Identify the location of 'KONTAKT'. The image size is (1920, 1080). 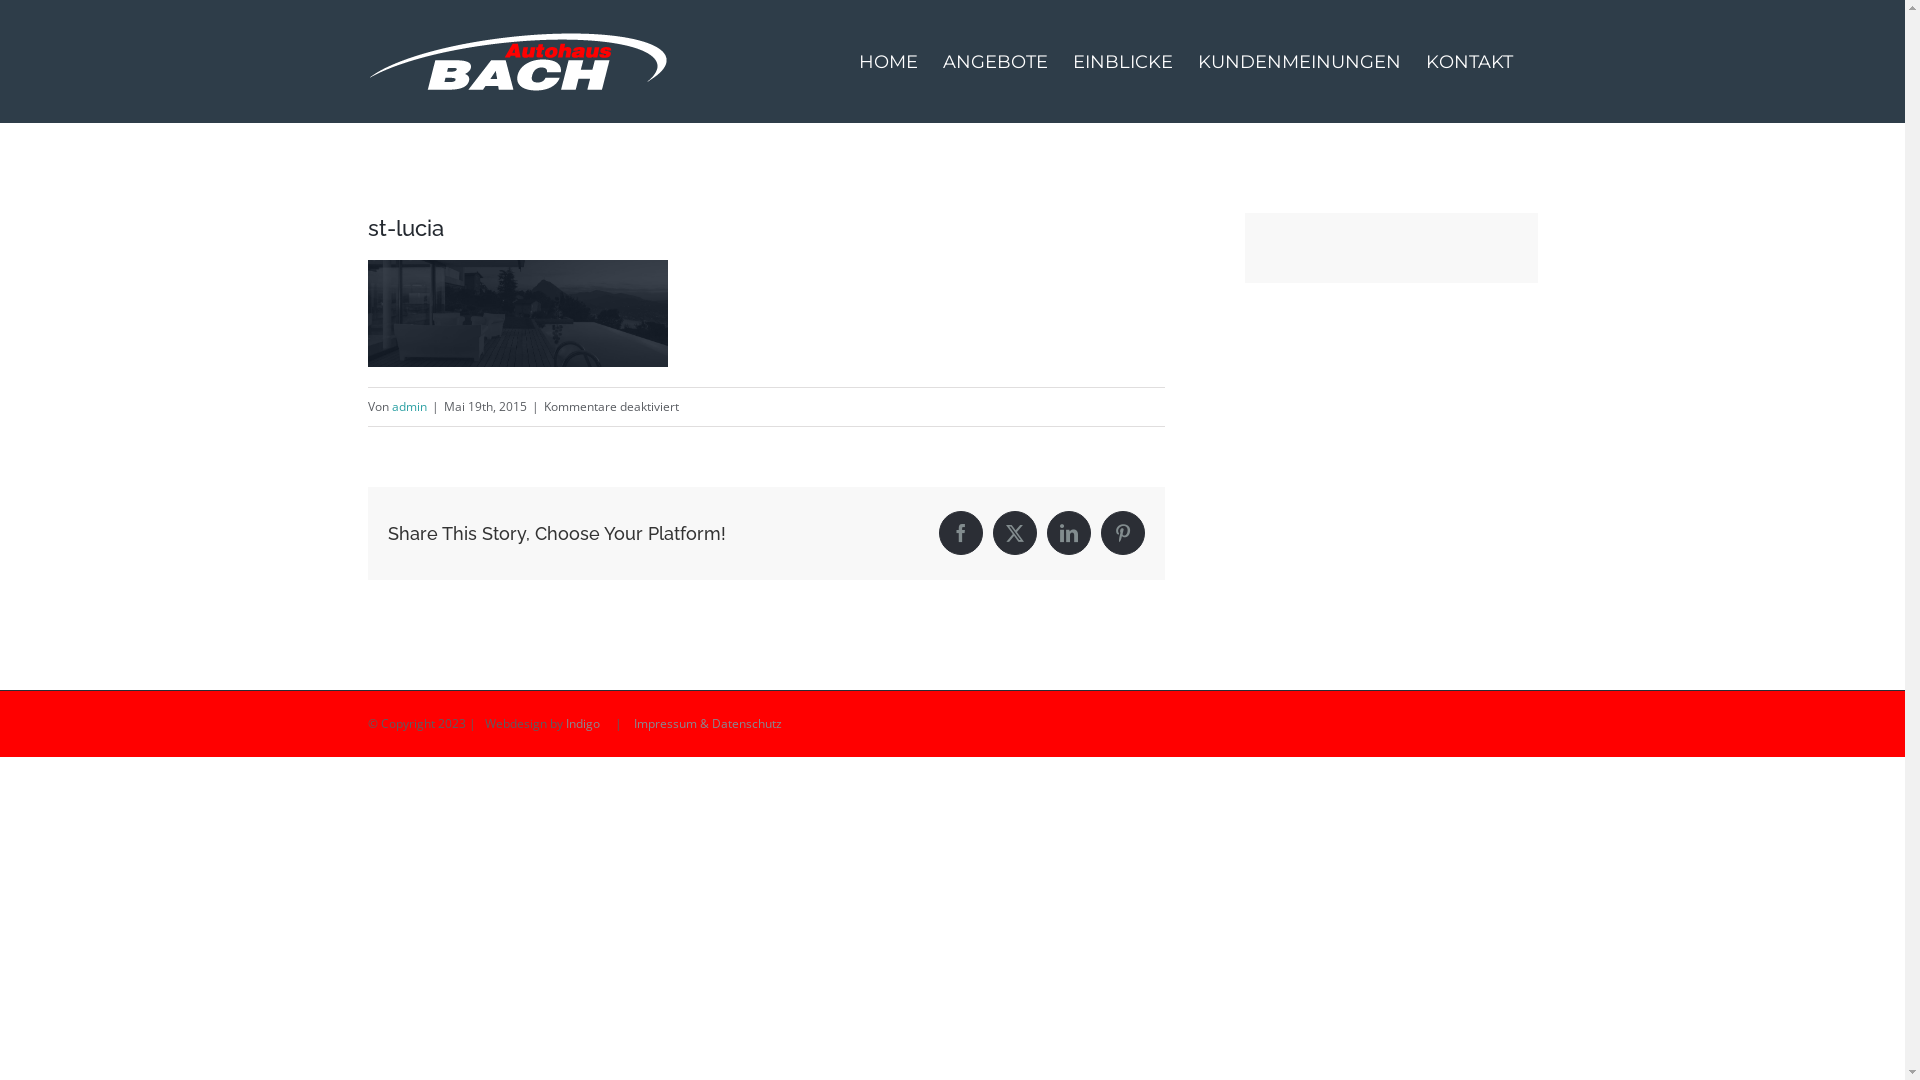
(1469, 59).